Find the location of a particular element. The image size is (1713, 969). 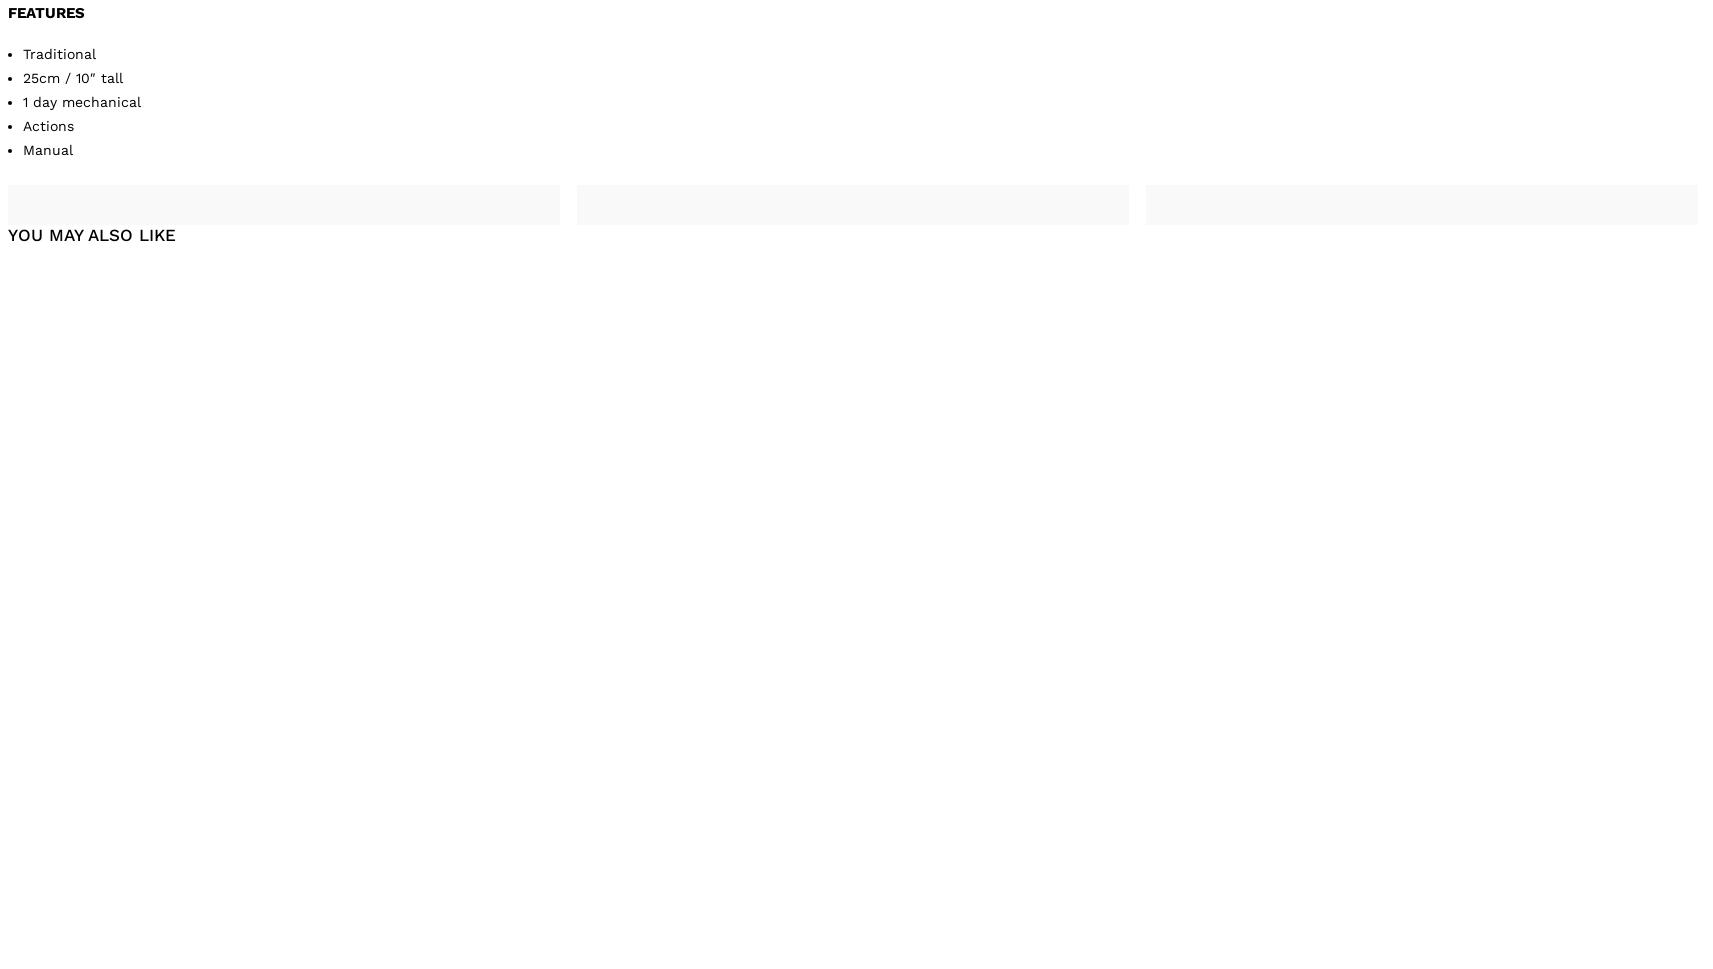

'25cm / 10″ tall' is located at coordinates (71, 76).